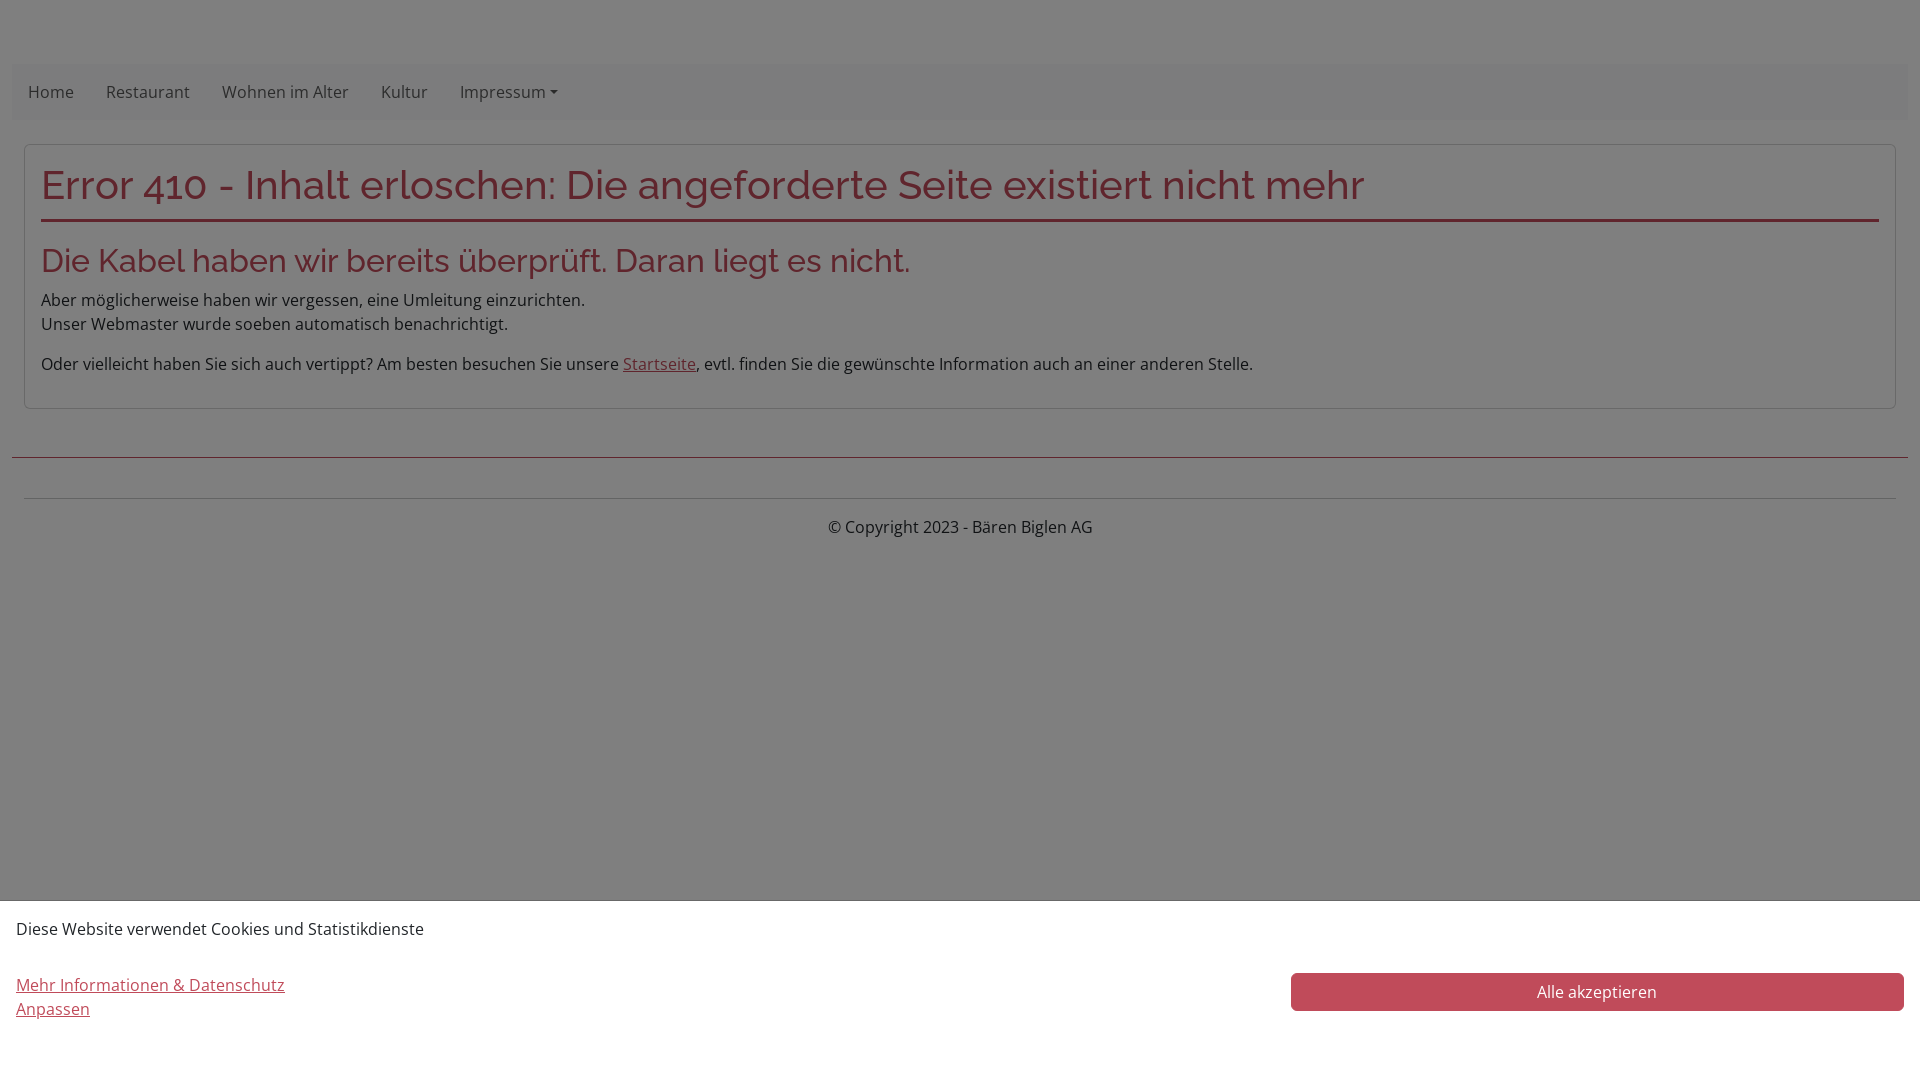  Describe the element at coordinates (52, 1009) in the screenshot. I see `'Anpassen'` at that location.